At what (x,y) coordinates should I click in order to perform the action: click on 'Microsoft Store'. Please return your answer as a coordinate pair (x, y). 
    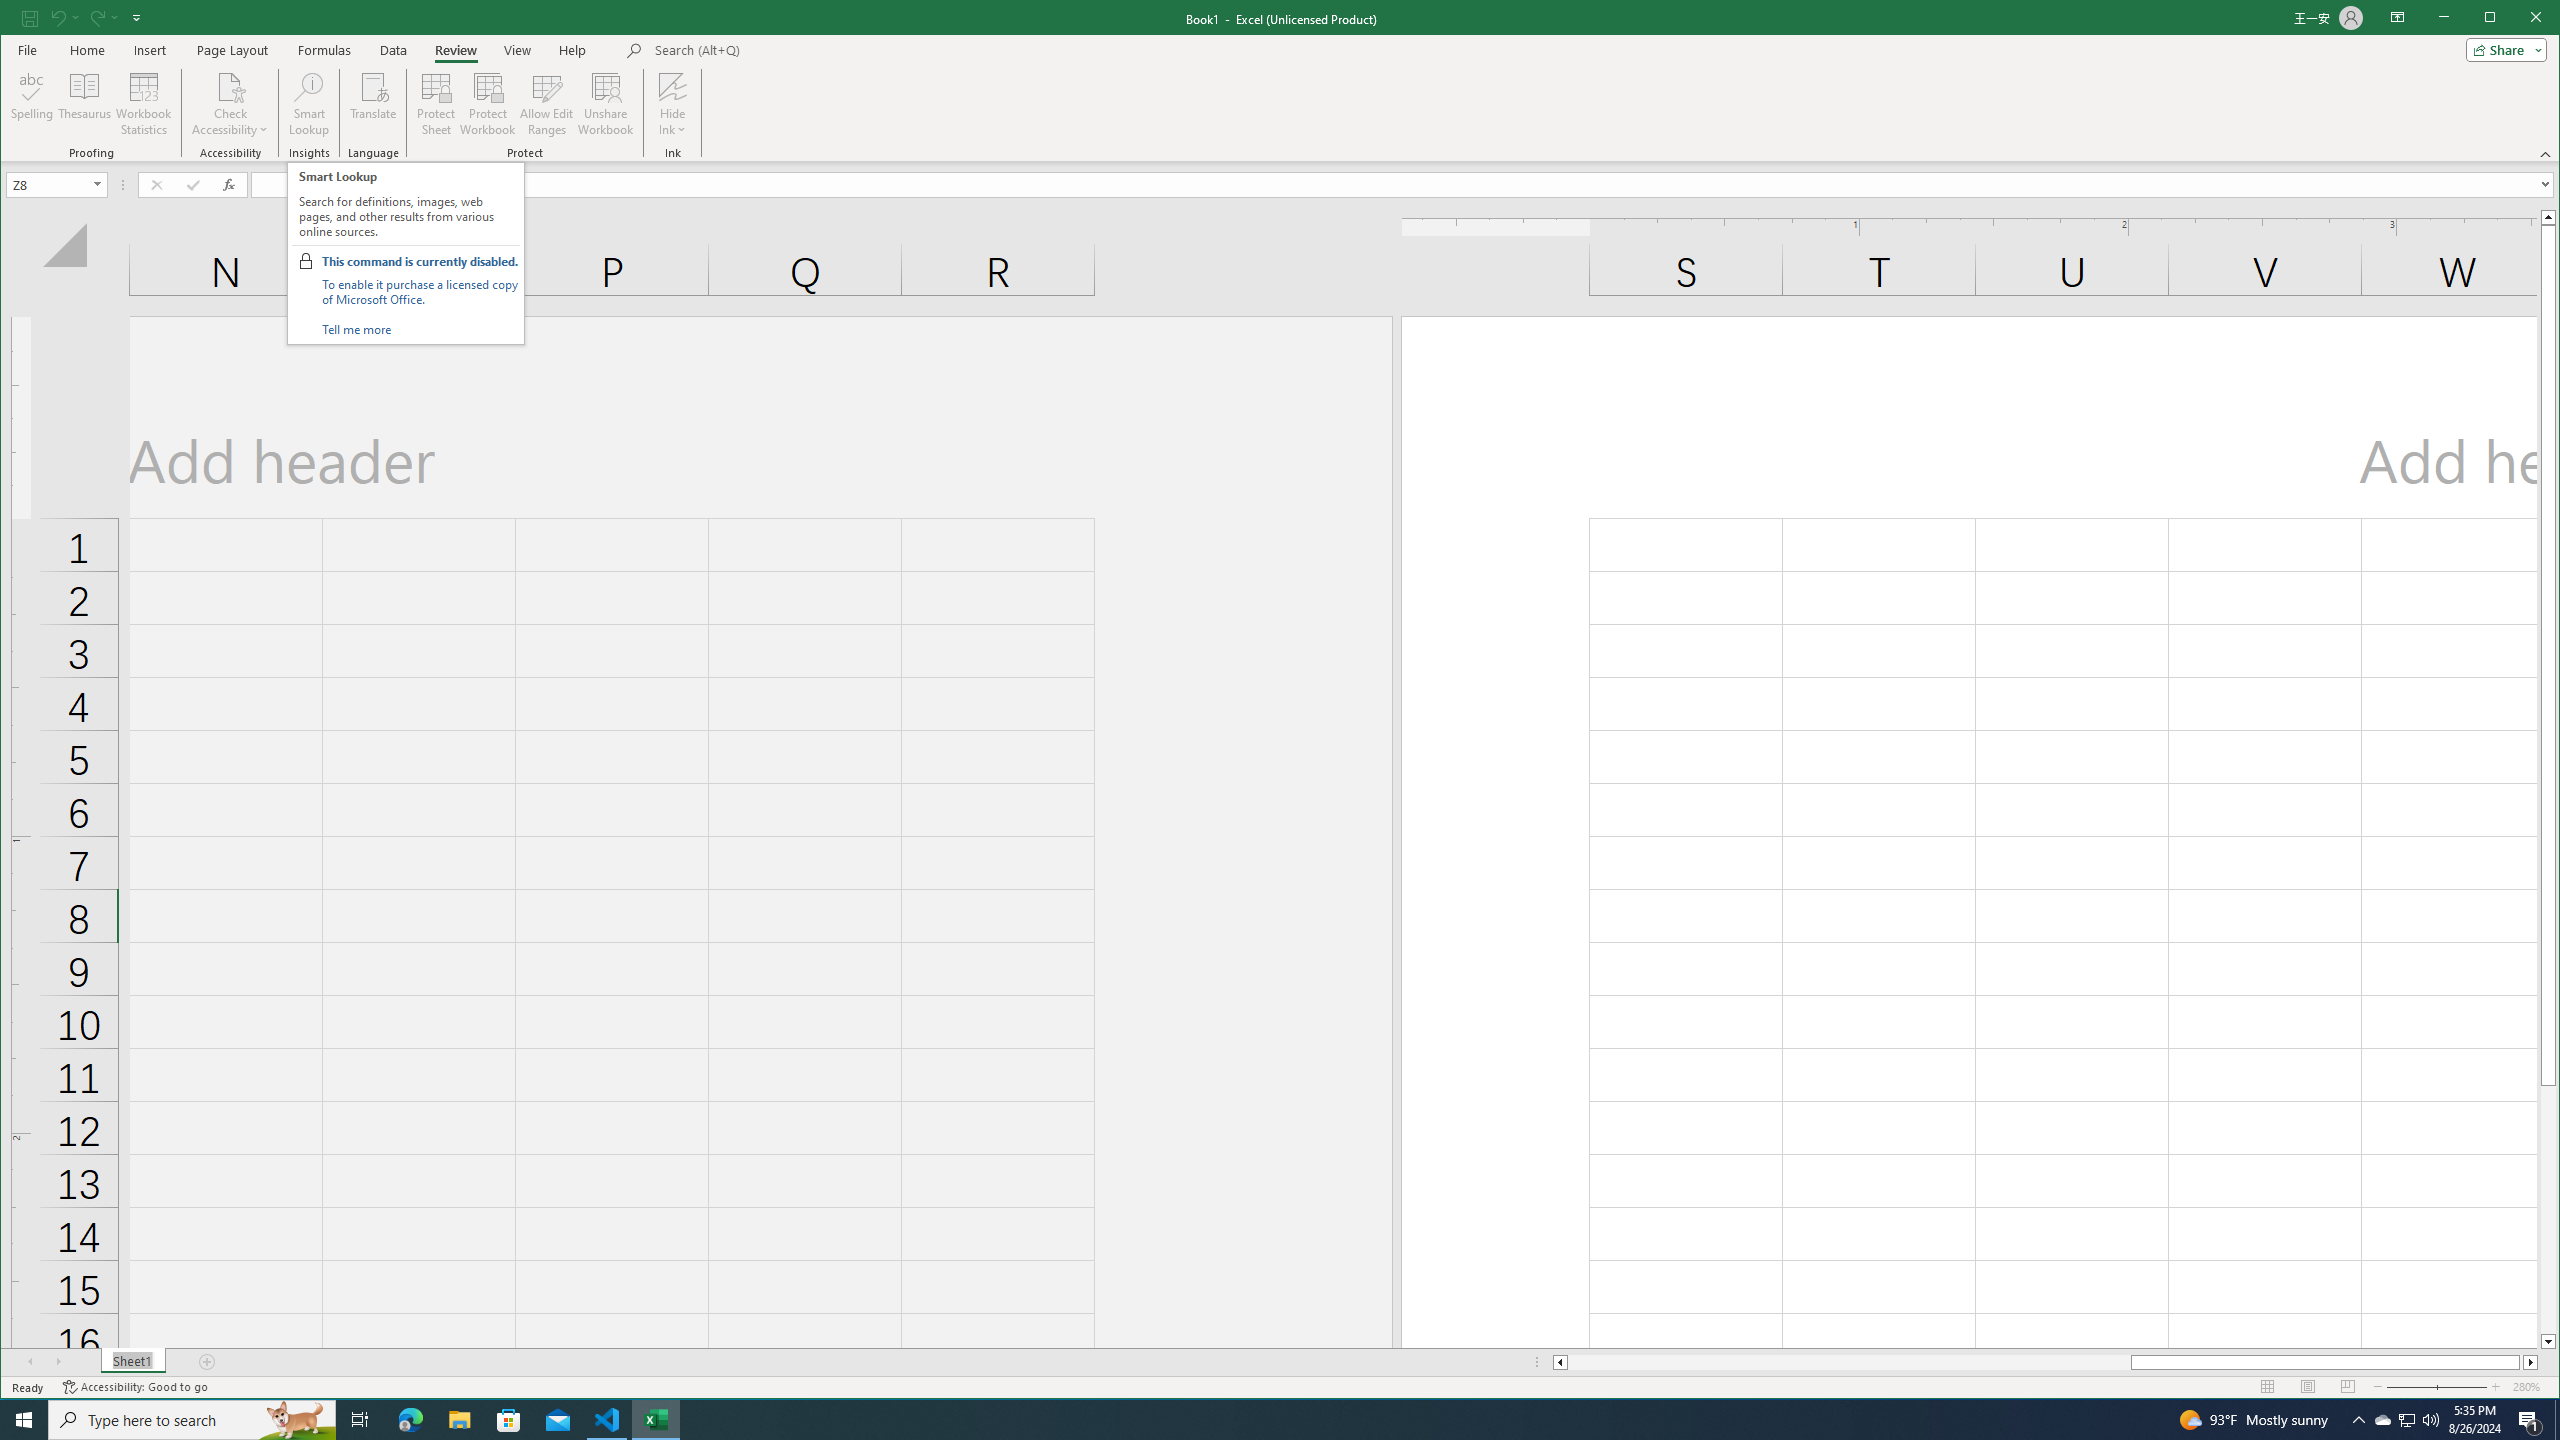
    Looking at the image, I should click on (509, 1418).